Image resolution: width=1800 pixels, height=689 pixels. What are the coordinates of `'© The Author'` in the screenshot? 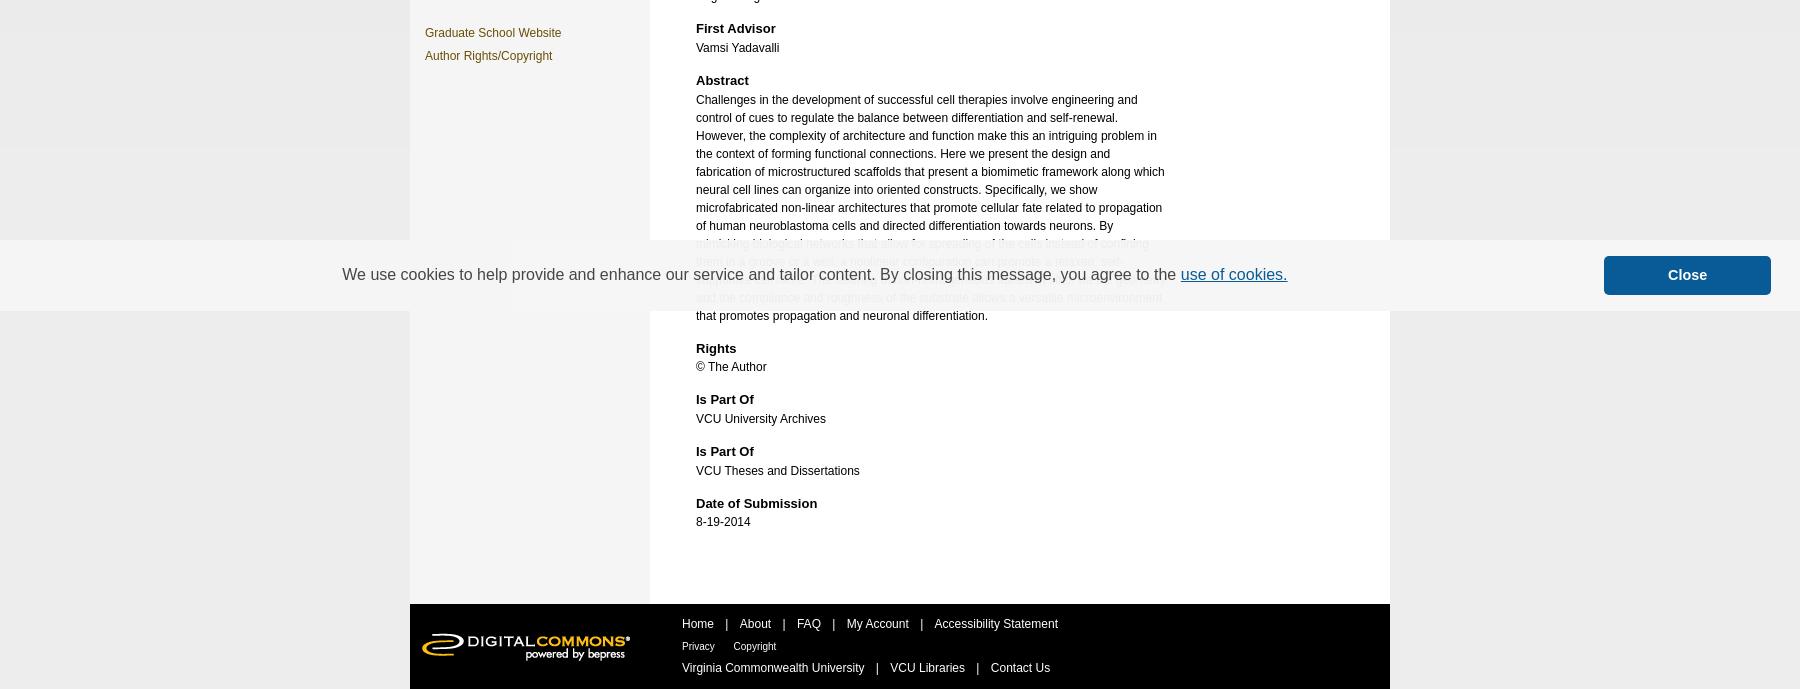 It's located at (729, 366).